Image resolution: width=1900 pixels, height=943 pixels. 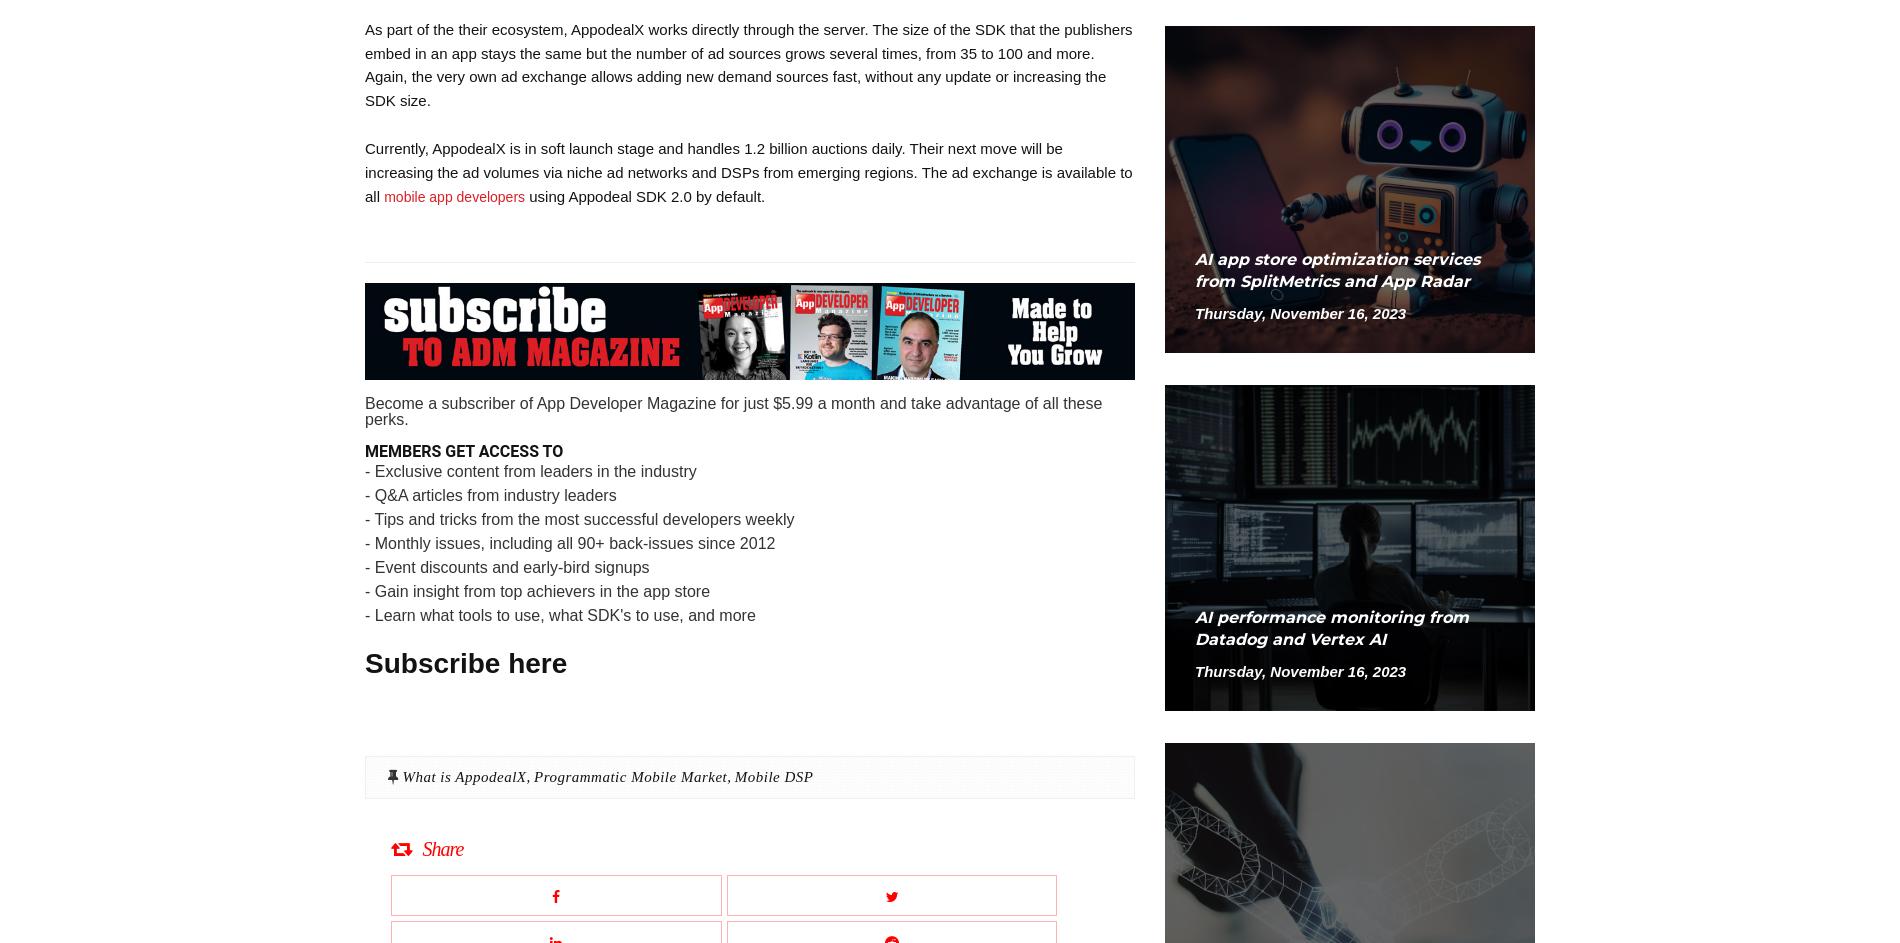 What do you see at coordinates (559, 613) in the screenshot?
I see `'- Learn what tools to use, what SDK's to use, and more'` at bounding box center [559, 613].